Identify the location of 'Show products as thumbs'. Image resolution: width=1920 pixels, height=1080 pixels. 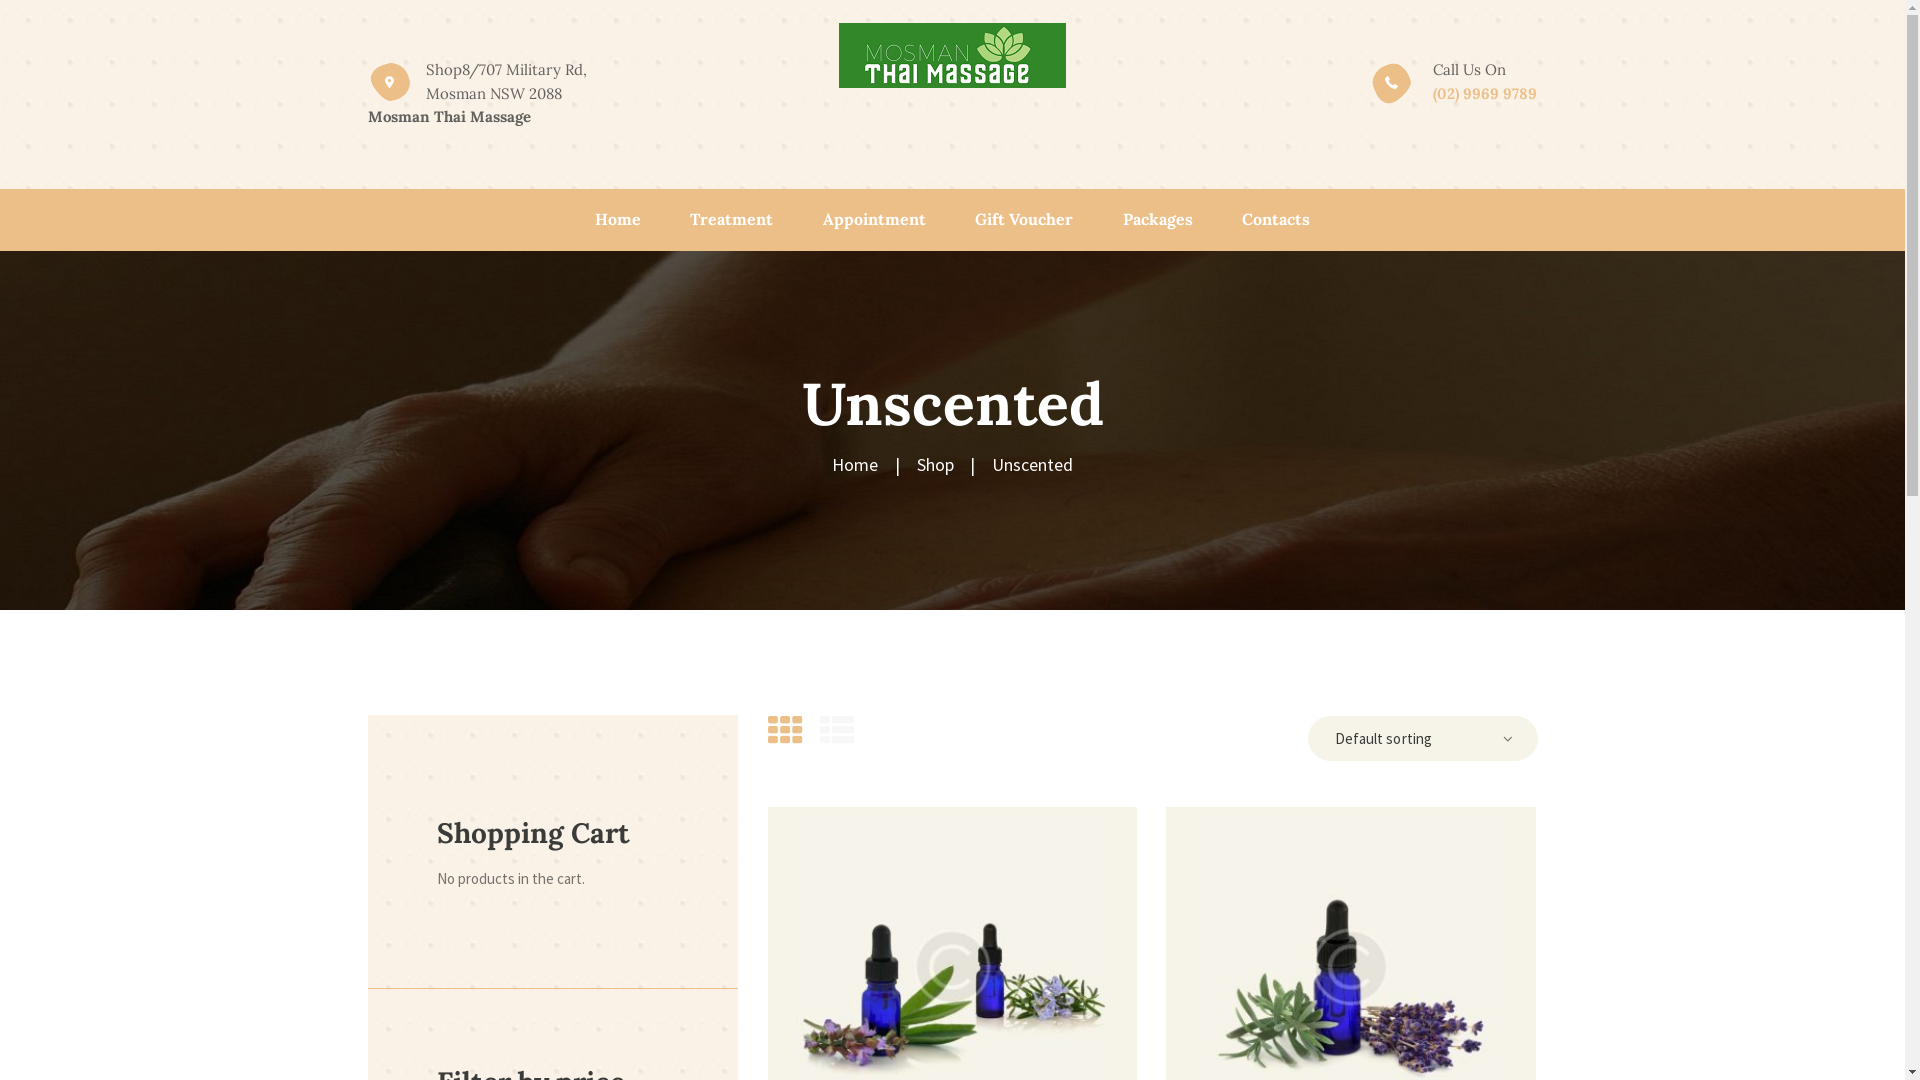
(784, 730).